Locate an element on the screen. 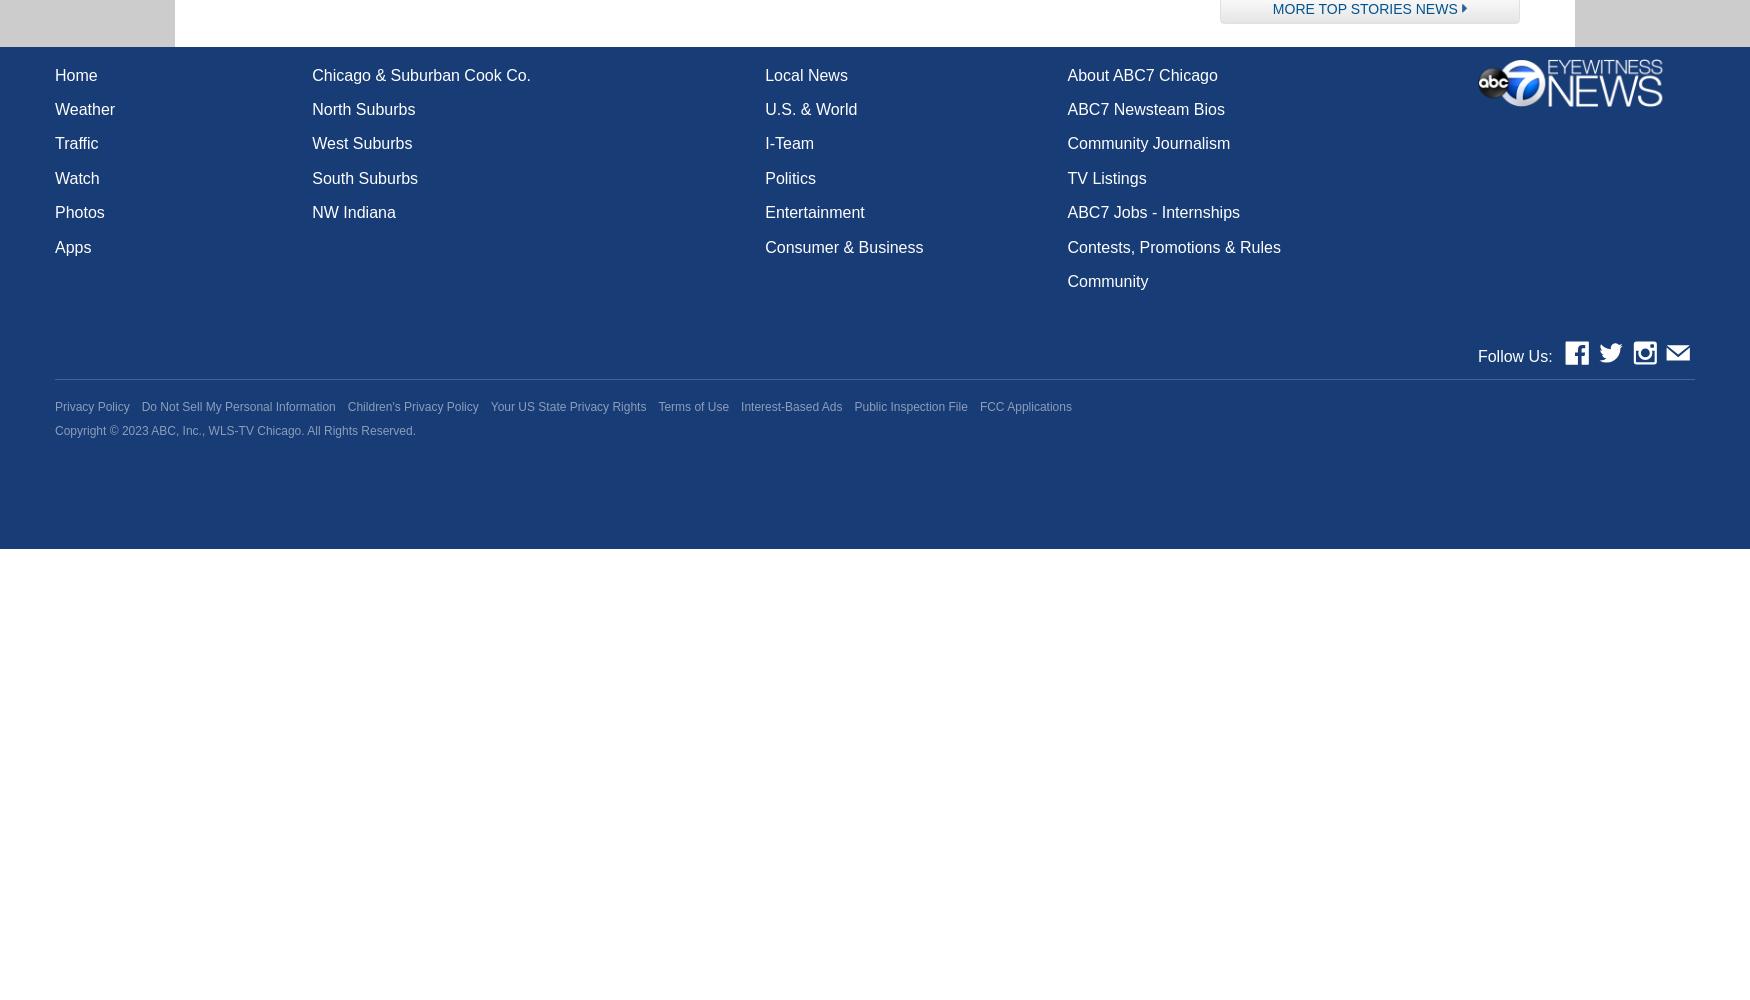 The image size is (1750, 1000). '2023' is located at coordinates (133, 431).